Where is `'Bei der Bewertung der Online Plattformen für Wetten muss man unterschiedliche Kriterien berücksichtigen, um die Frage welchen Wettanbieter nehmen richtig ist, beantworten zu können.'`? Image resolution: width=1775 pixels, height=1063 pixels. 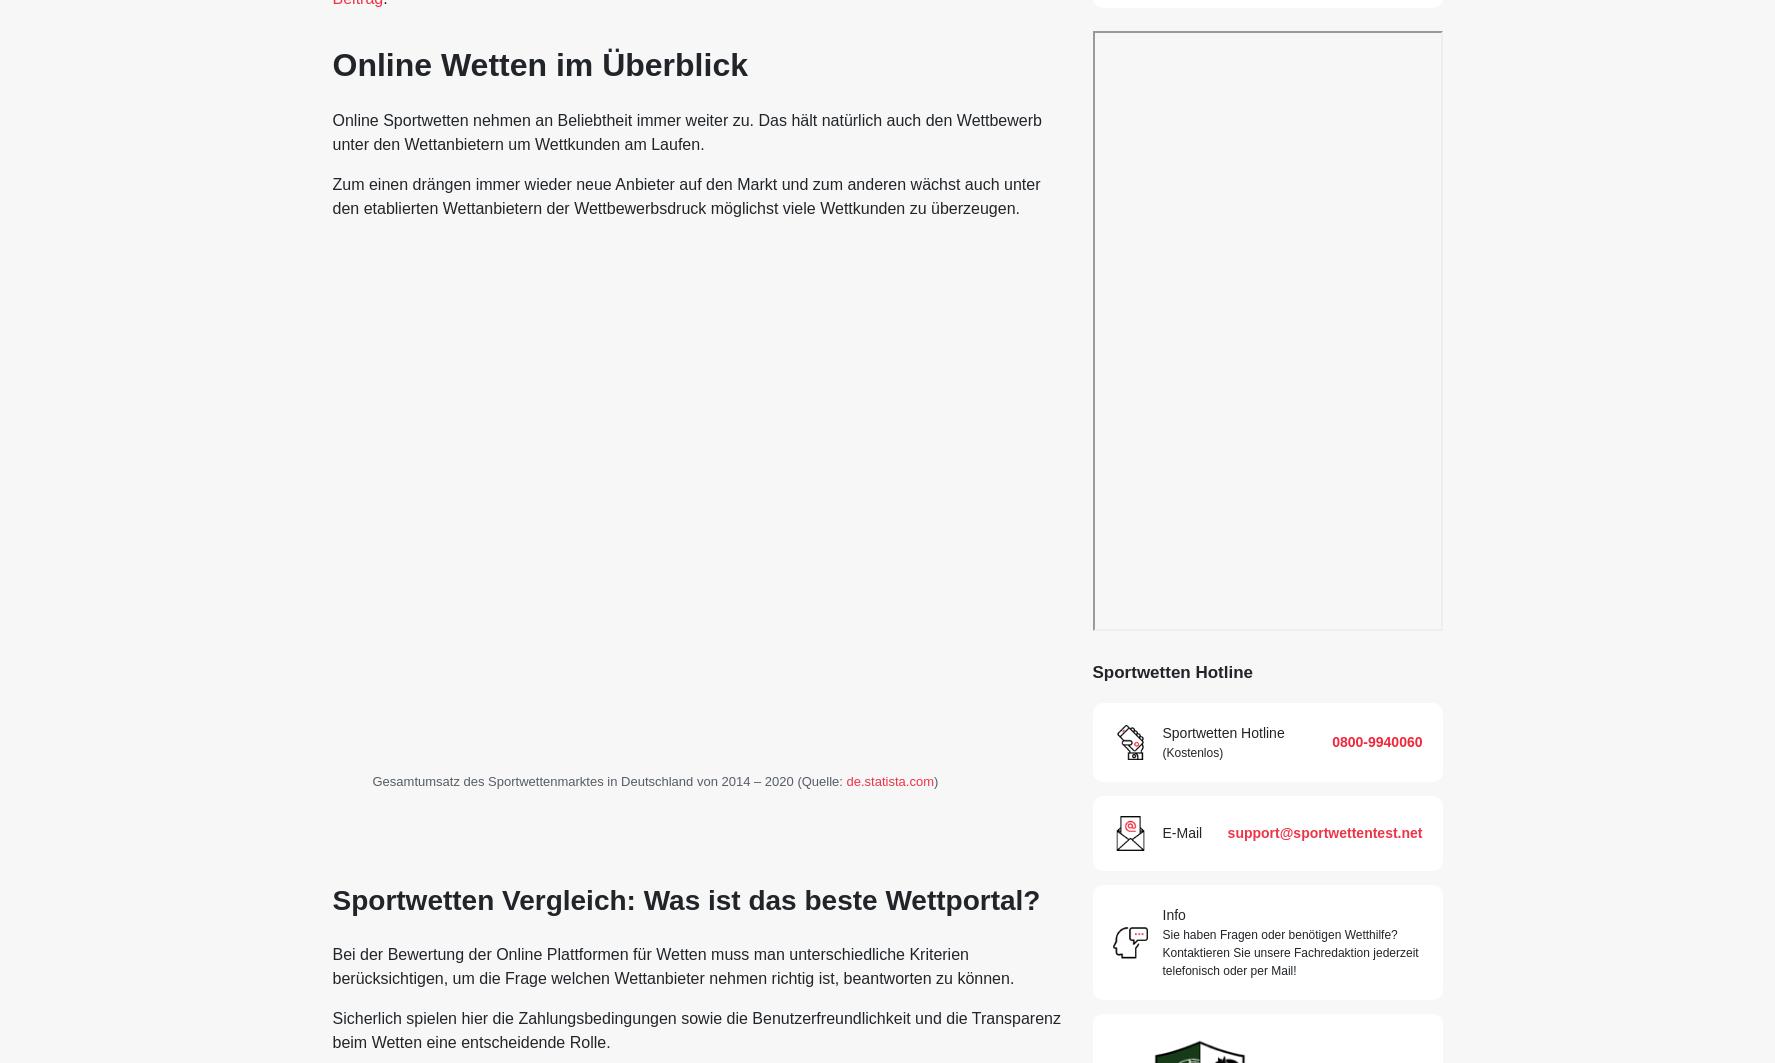 'Bei der Bewertung der Online Plattformen für Wetten muss man unterschiedliche Kriterien berücksichtigen, um die Frage welchen Wettanbieter nehmen richtig ist, beantworten zu können.' is located at coordinates (672, 964).